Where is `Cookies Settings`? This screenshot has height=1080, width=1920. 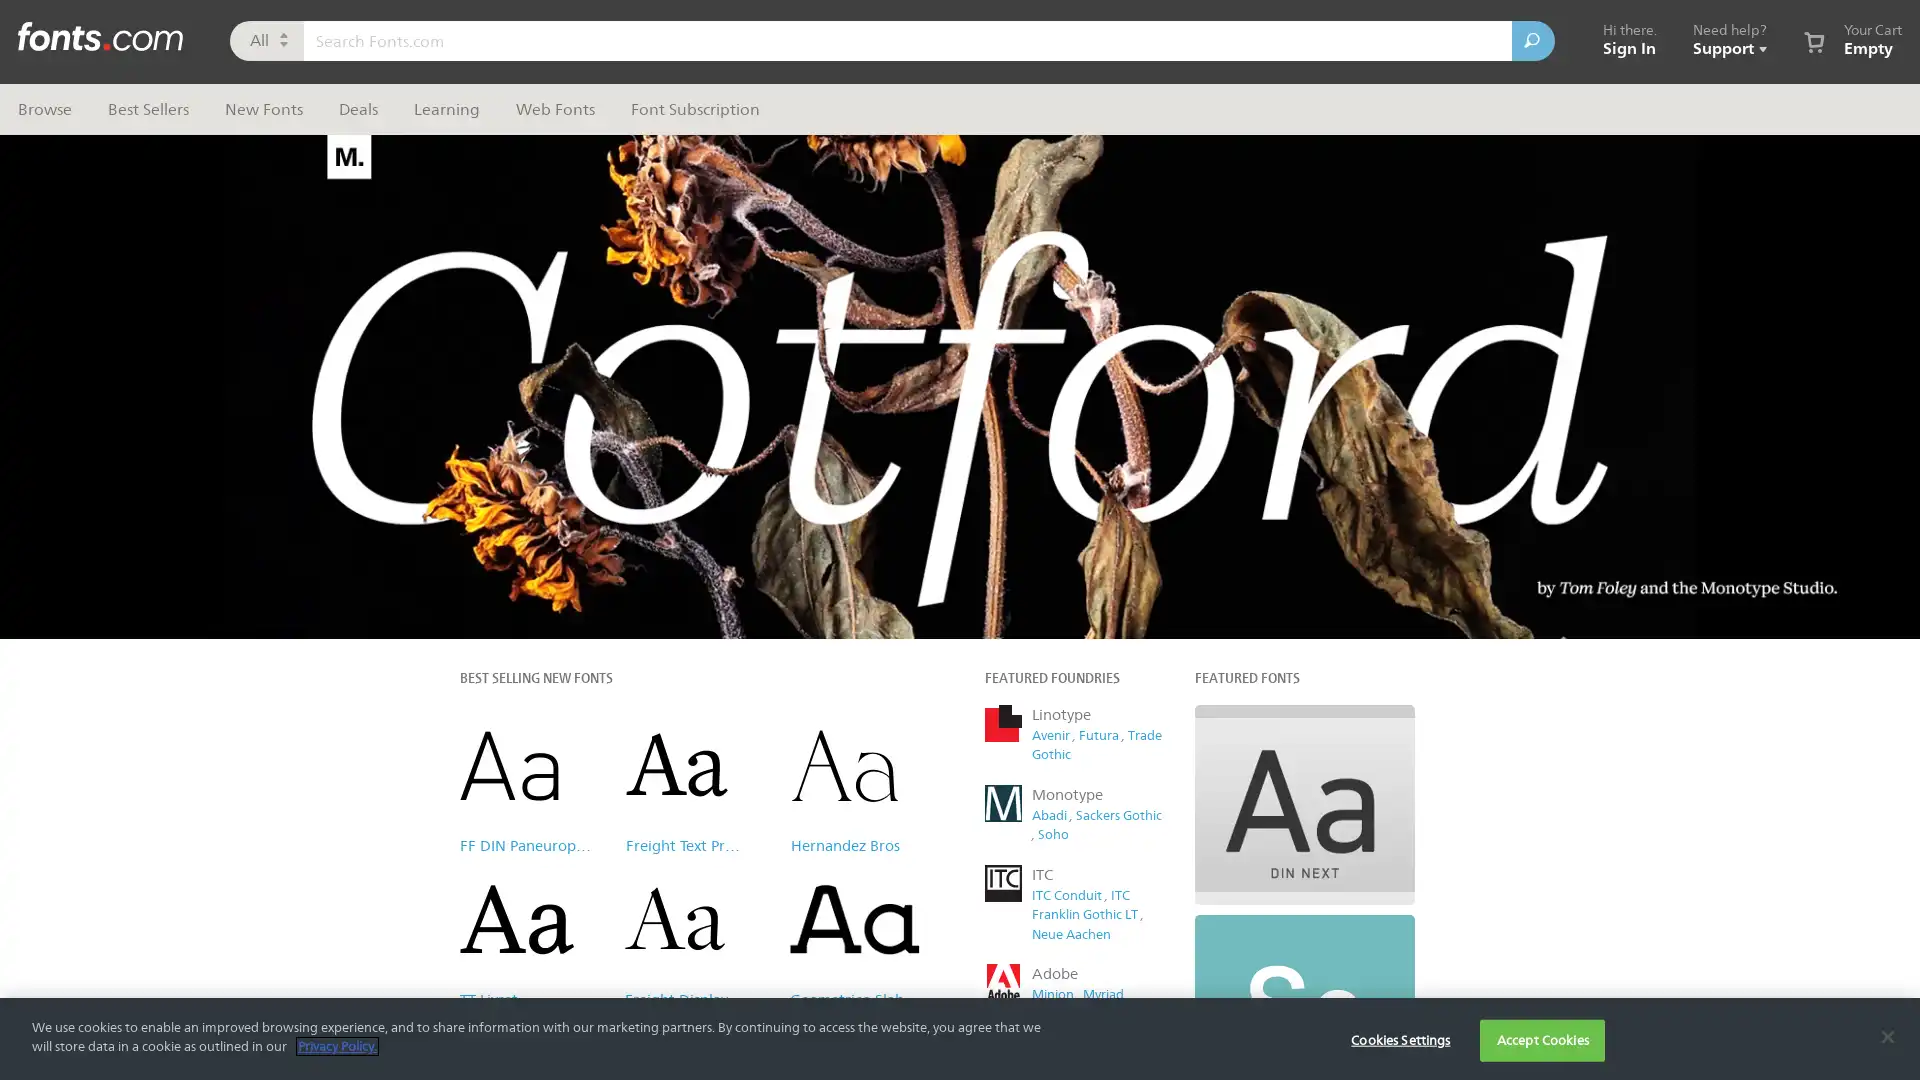 Cookies Settings is located at coordinates (1399, 1039).